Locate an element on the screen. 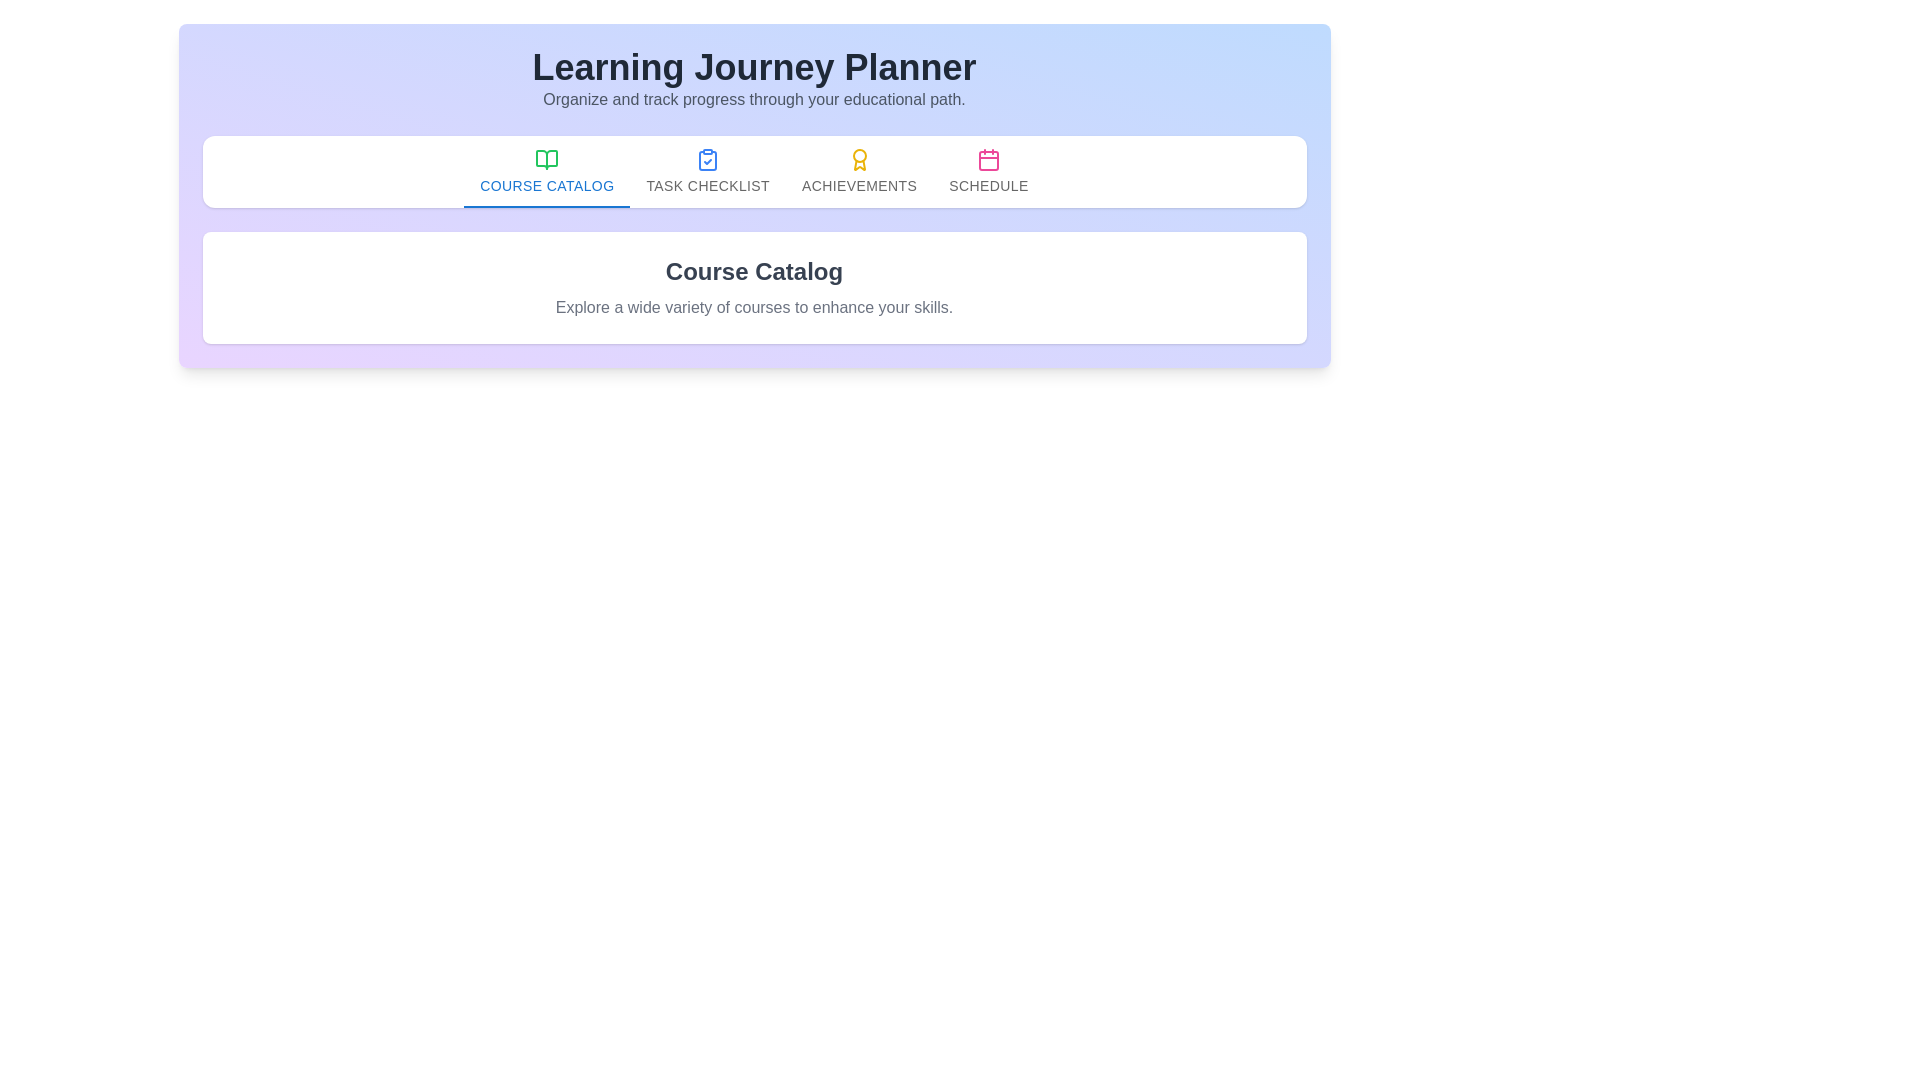  the second icon in the horizontal tab navigation bar, which is a rectangular clipboard-like icon with rounded corners and a blue outline, associated with the 'Task Checklist' tab is located at coordinates (708, 160).